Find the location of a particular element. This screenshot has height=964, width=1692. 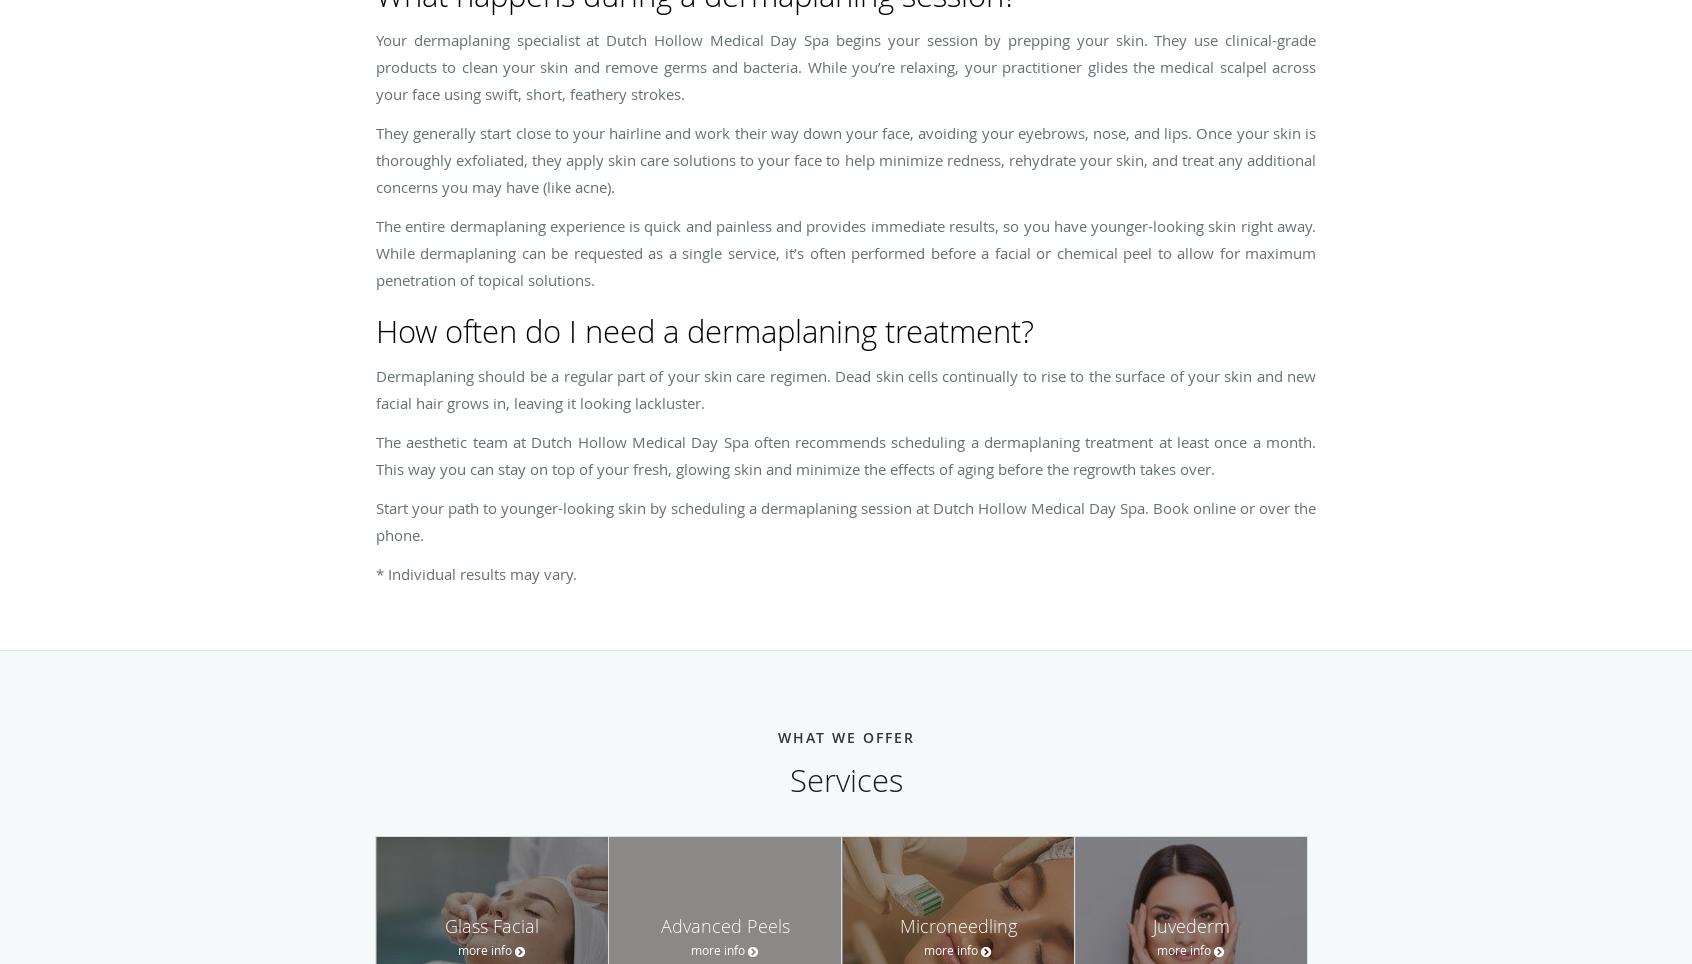

'Microneedling' is located at coordinates (957, 926).